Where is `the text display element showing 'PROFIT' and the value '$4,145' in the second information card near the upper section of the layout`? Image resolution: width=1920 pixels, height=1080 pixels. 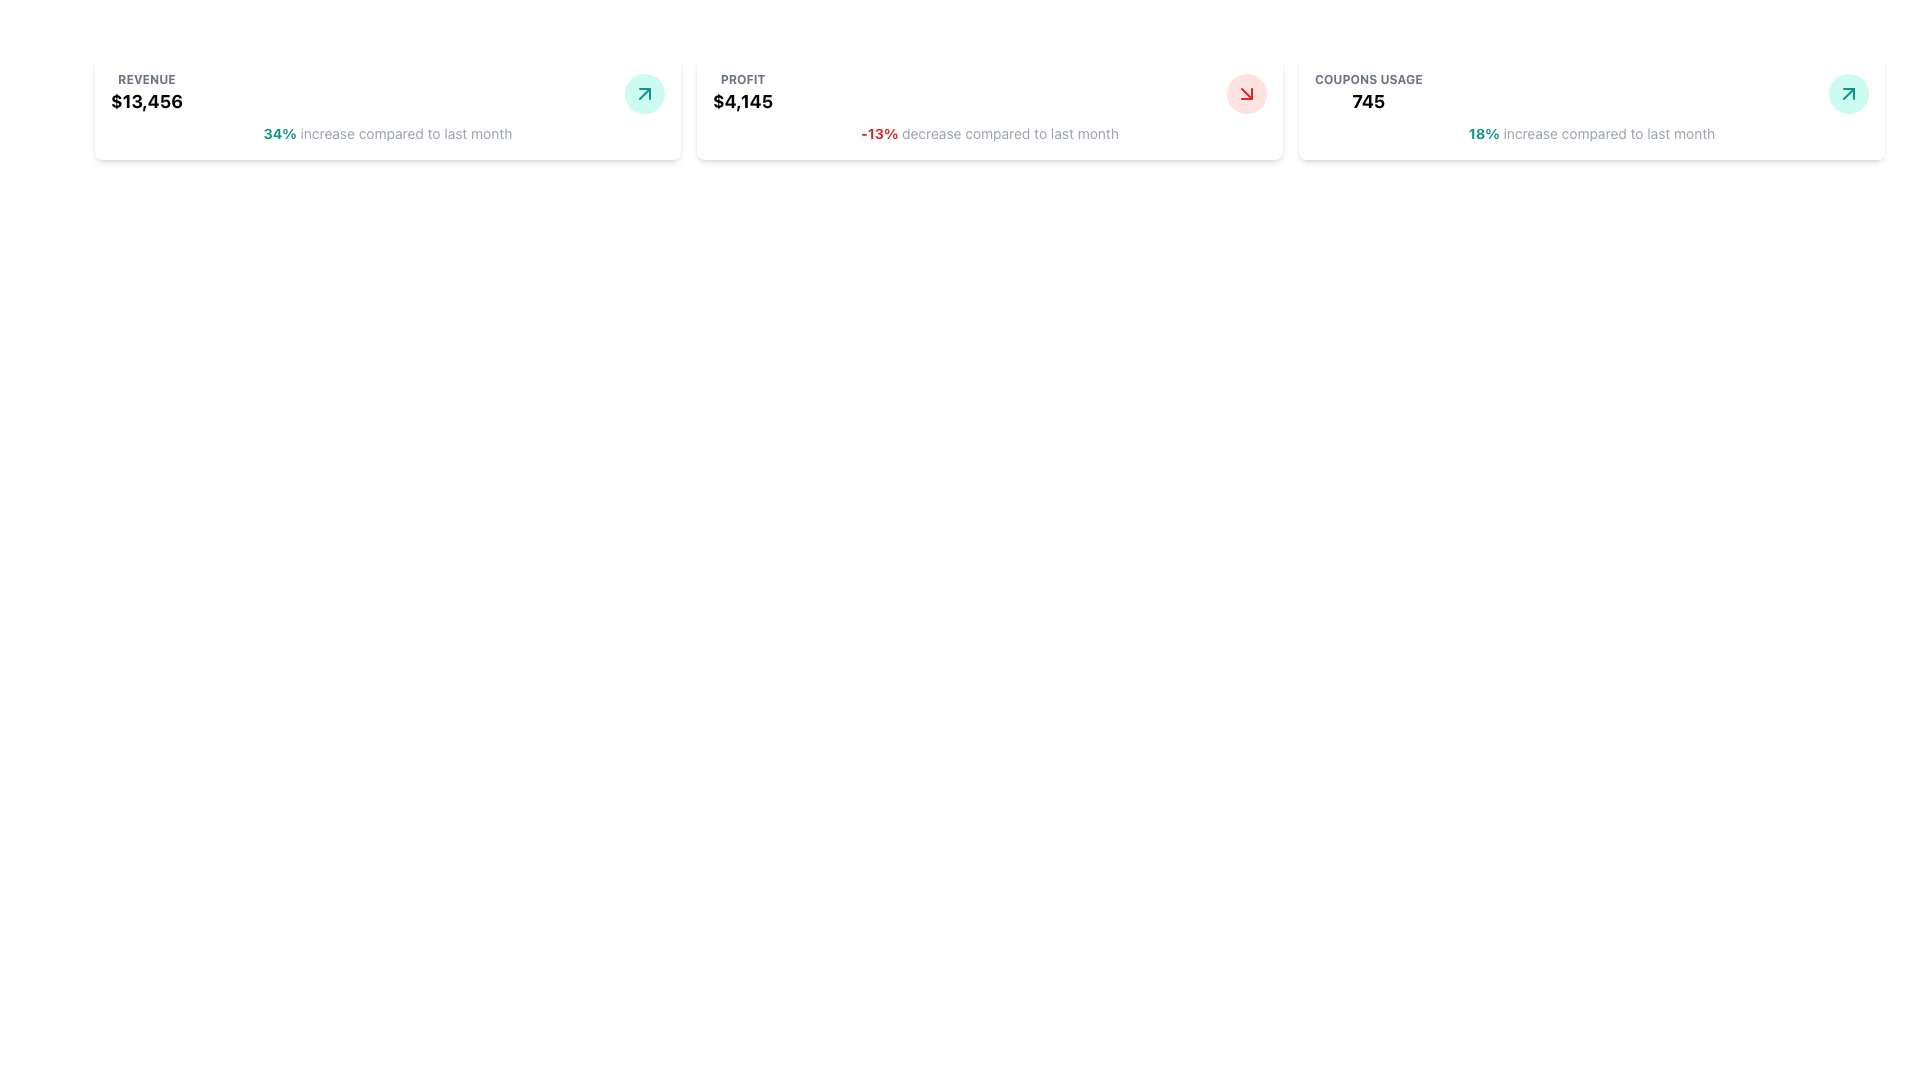 the text display element showing 'PROFIT' and the value '$4,145' in the second information card near the upper section of the layout is located at coordinates (742, 93).